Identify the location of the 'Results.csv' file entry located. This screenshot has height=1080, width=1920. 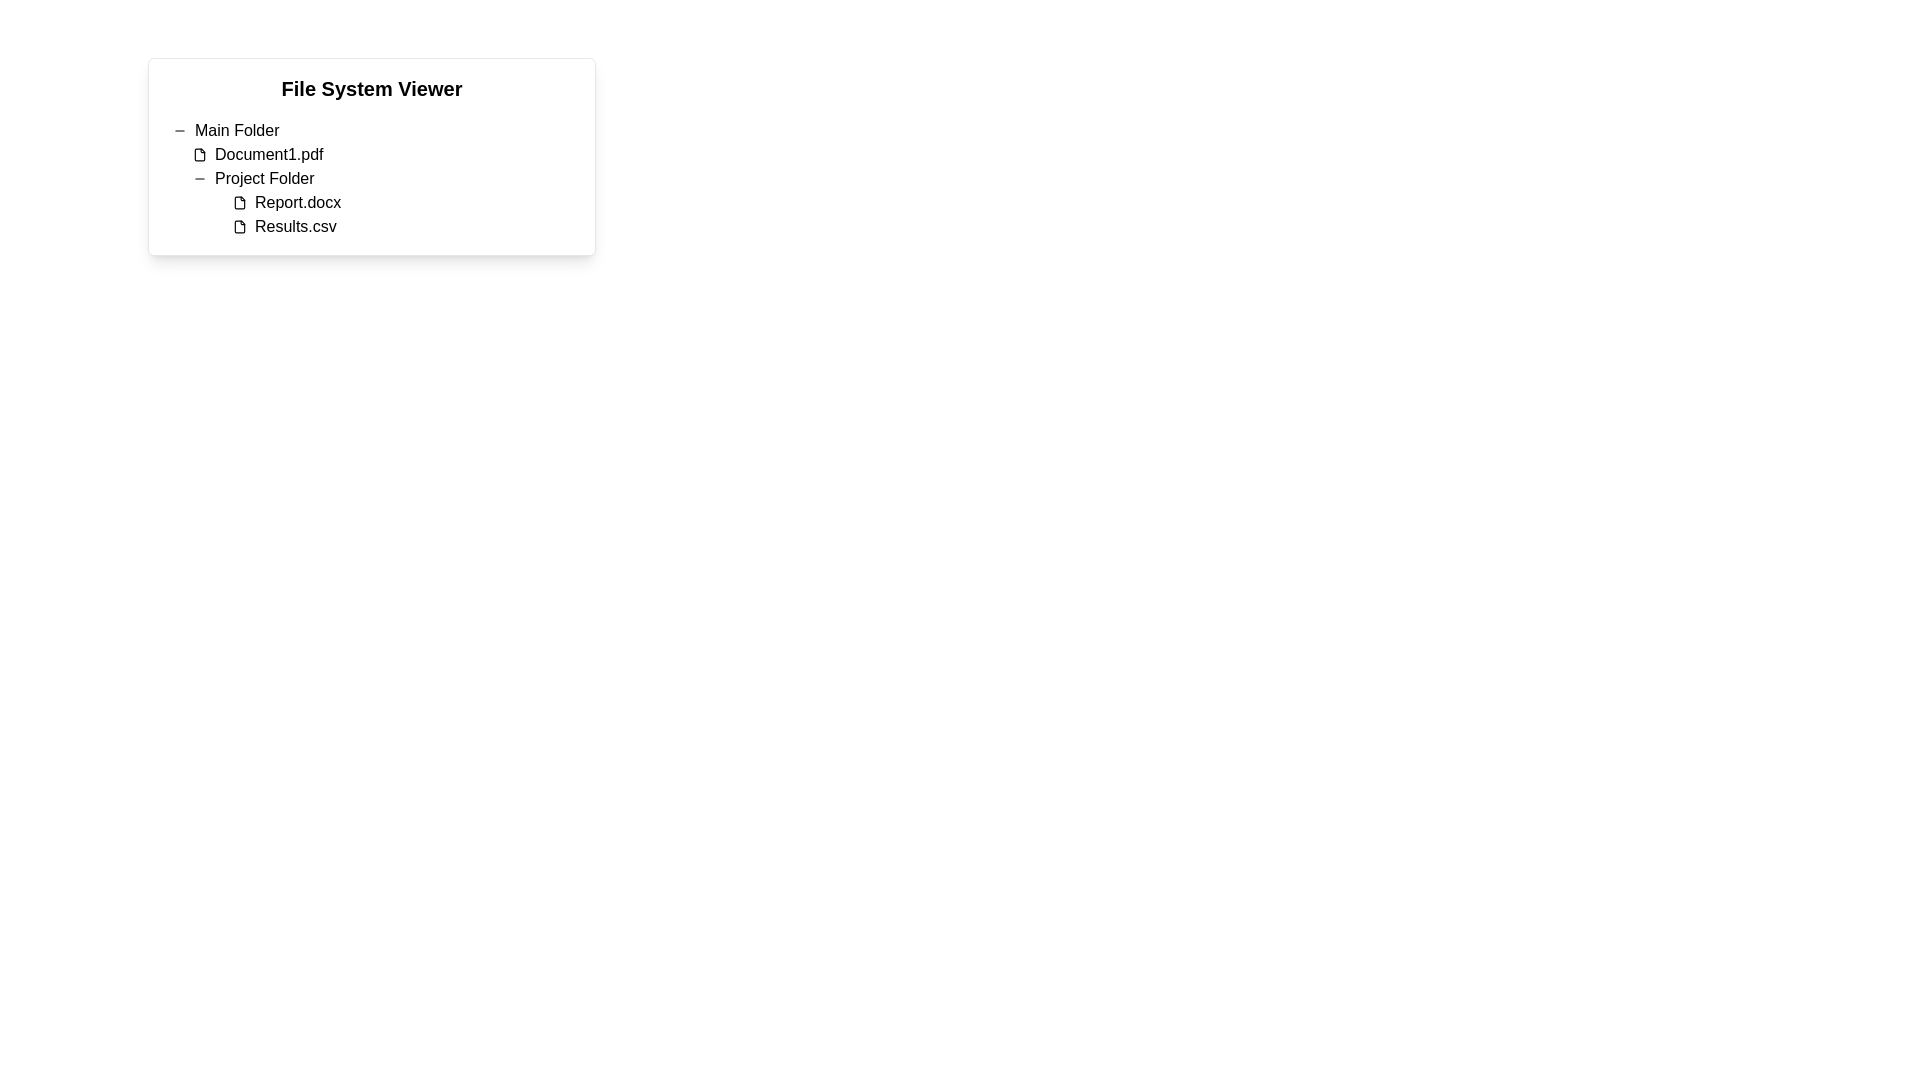
(401, 226).